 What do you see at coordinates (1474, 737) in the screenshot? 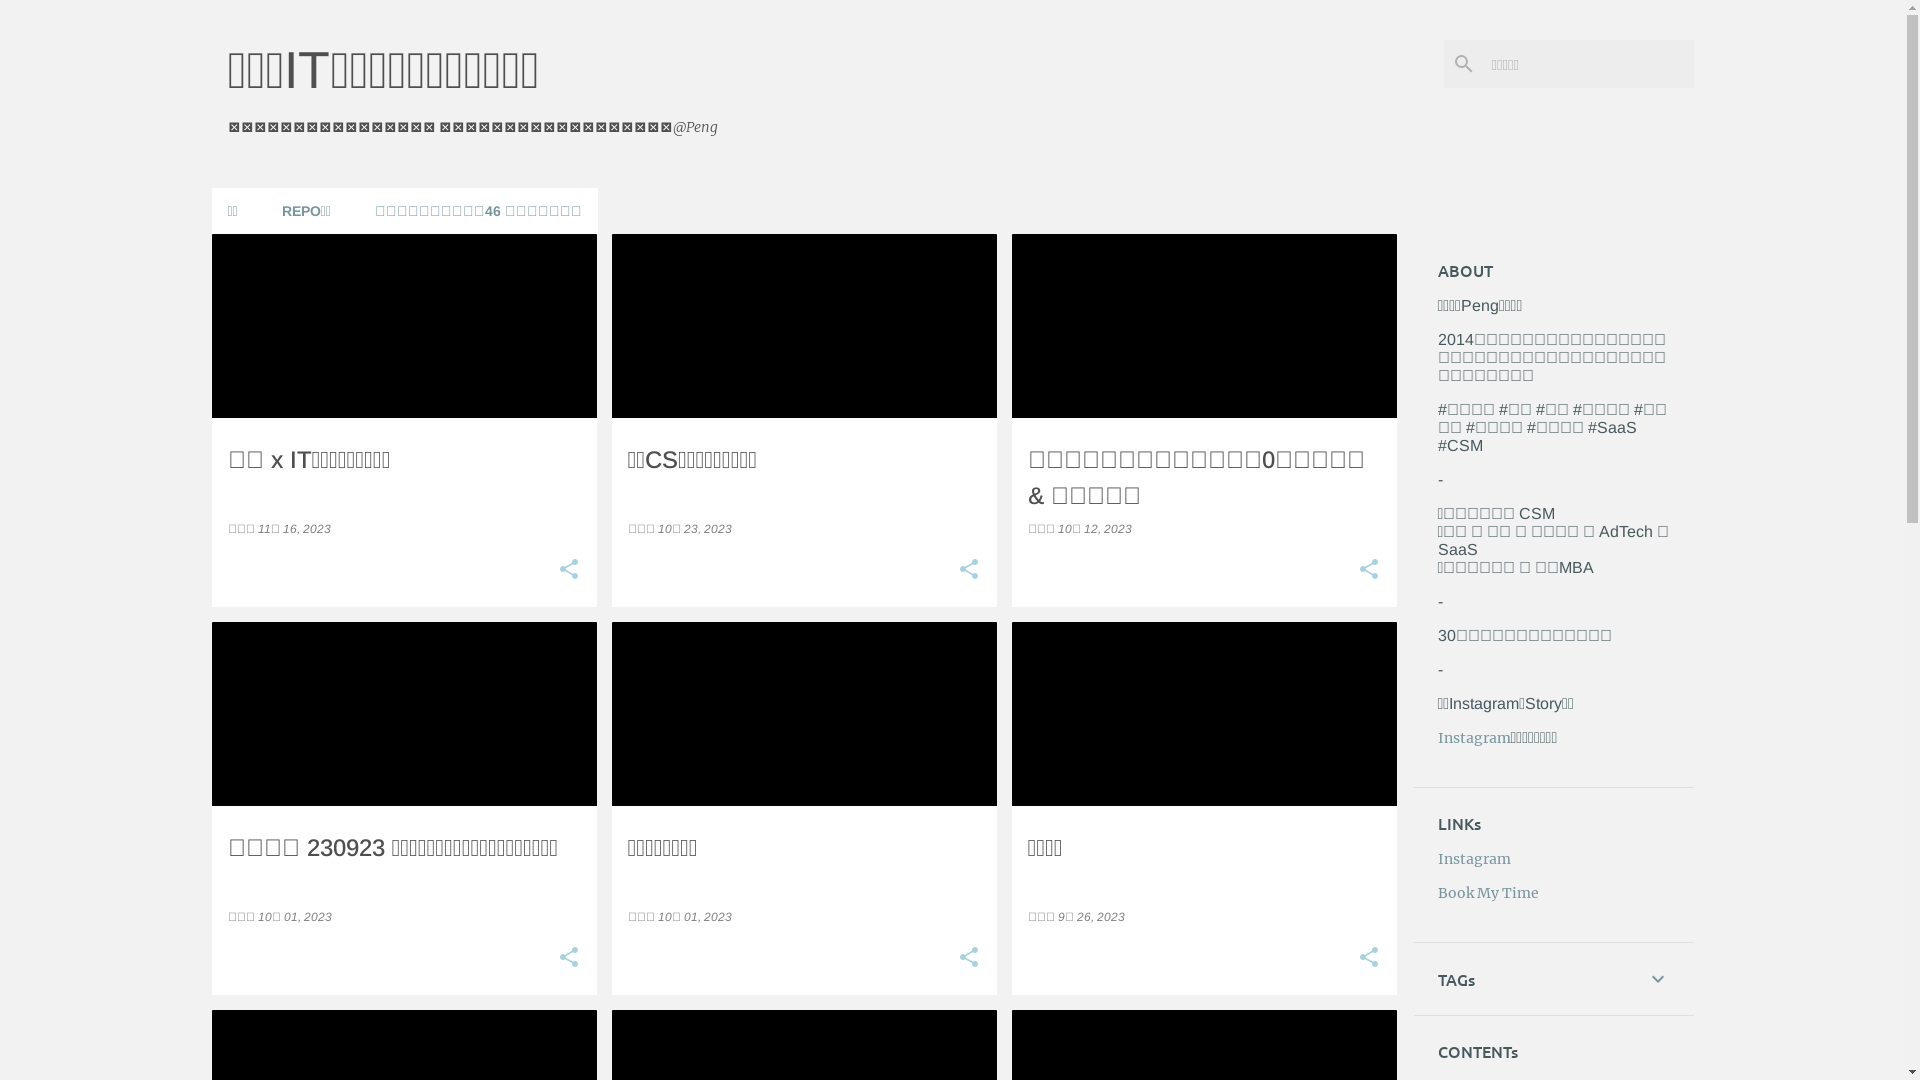
I see `'Instagram'` at bounding box center [1474, 737].